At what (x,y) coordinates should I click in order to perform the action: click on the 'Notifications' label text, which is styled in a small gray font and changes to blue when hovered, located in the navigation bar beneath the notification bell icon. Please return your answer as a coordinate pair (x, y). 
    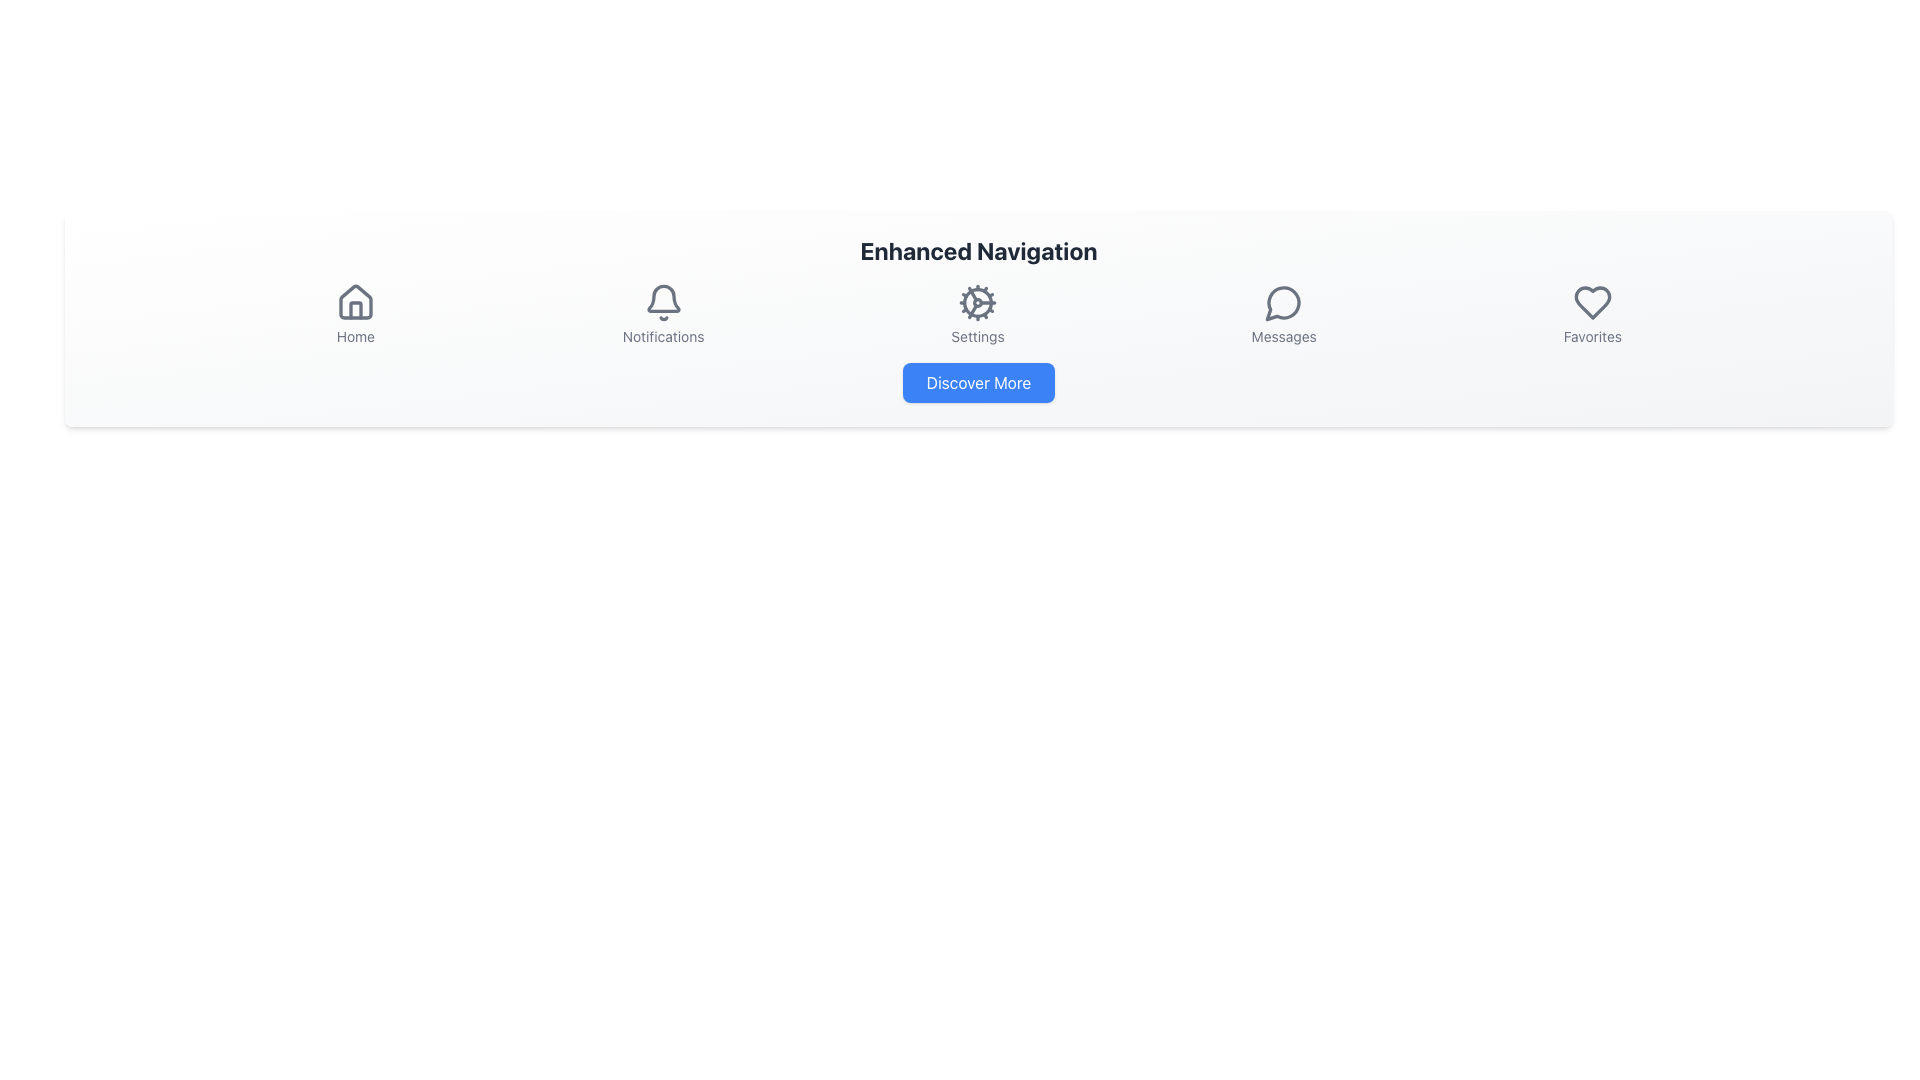
    Looking at the image, I should click on (663, 335).